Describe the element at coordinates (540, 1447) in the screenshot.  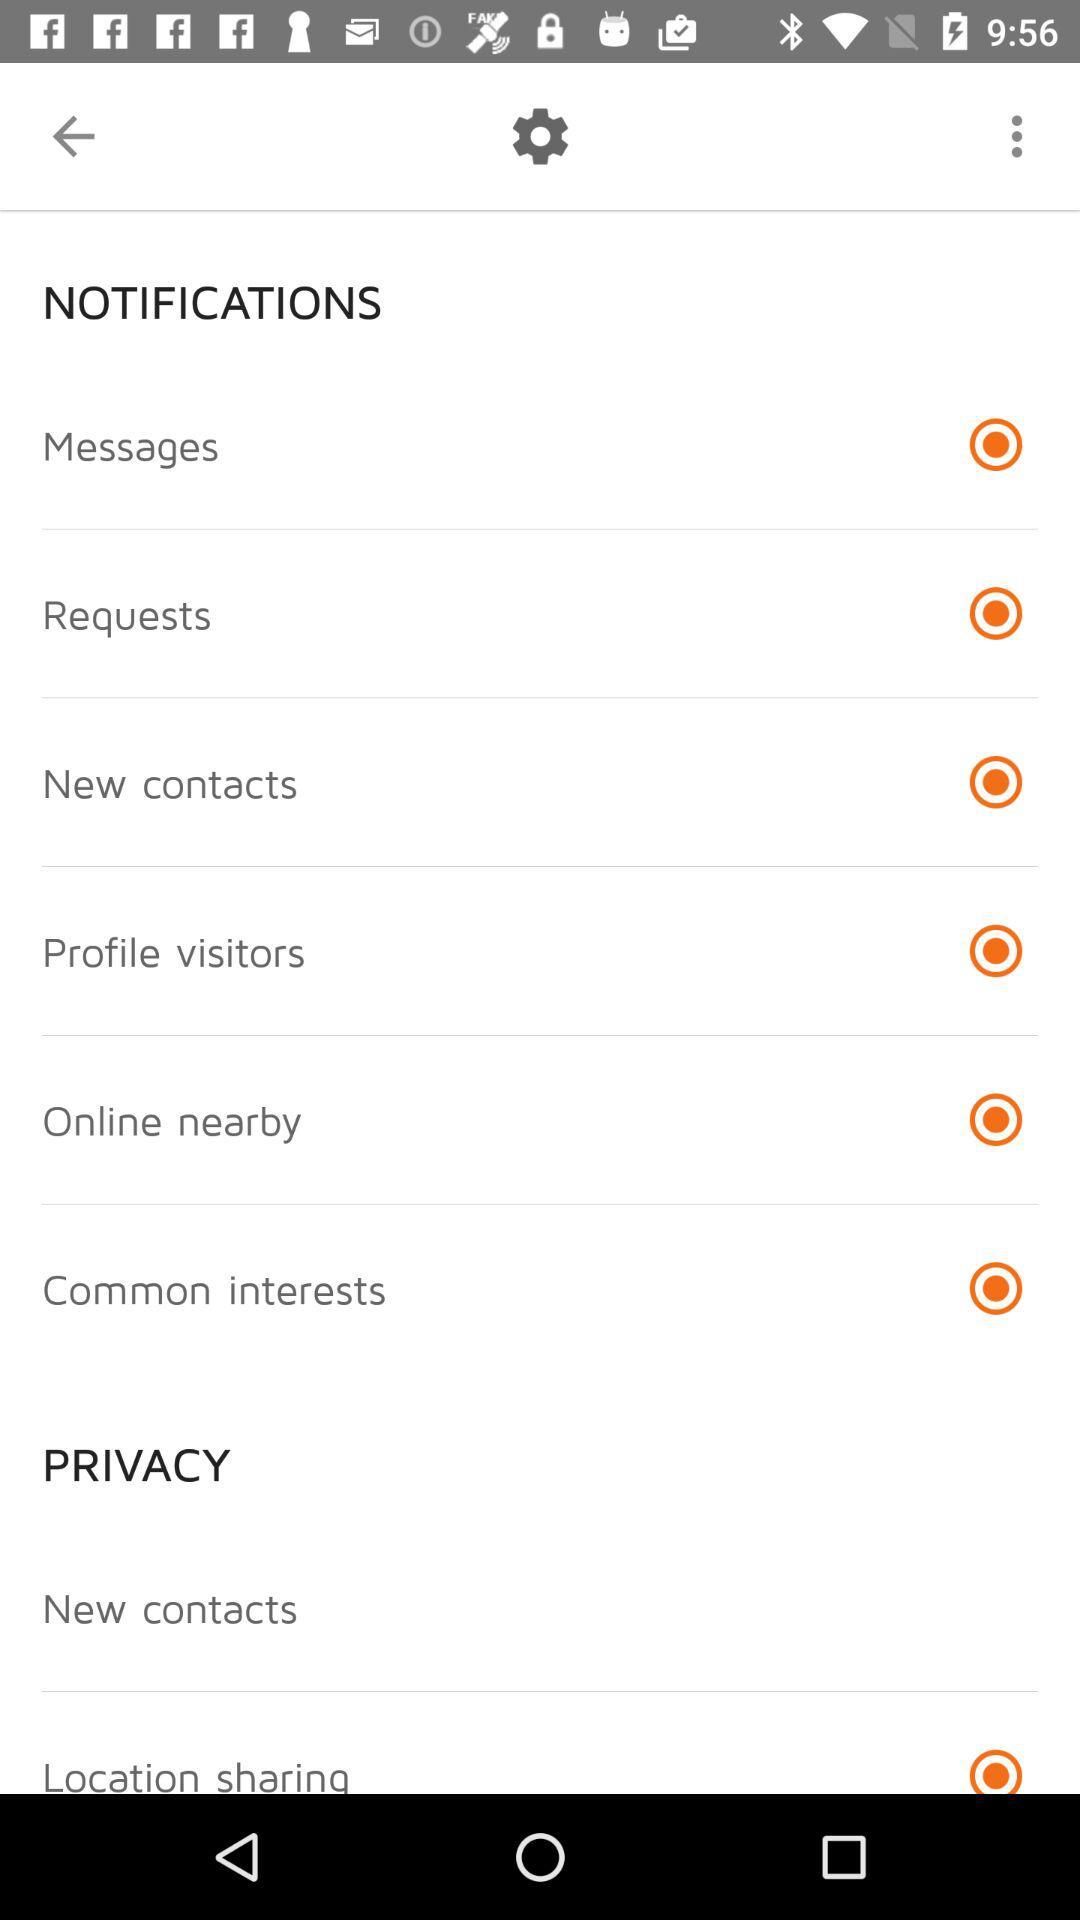
I see `the privacy` at that location.